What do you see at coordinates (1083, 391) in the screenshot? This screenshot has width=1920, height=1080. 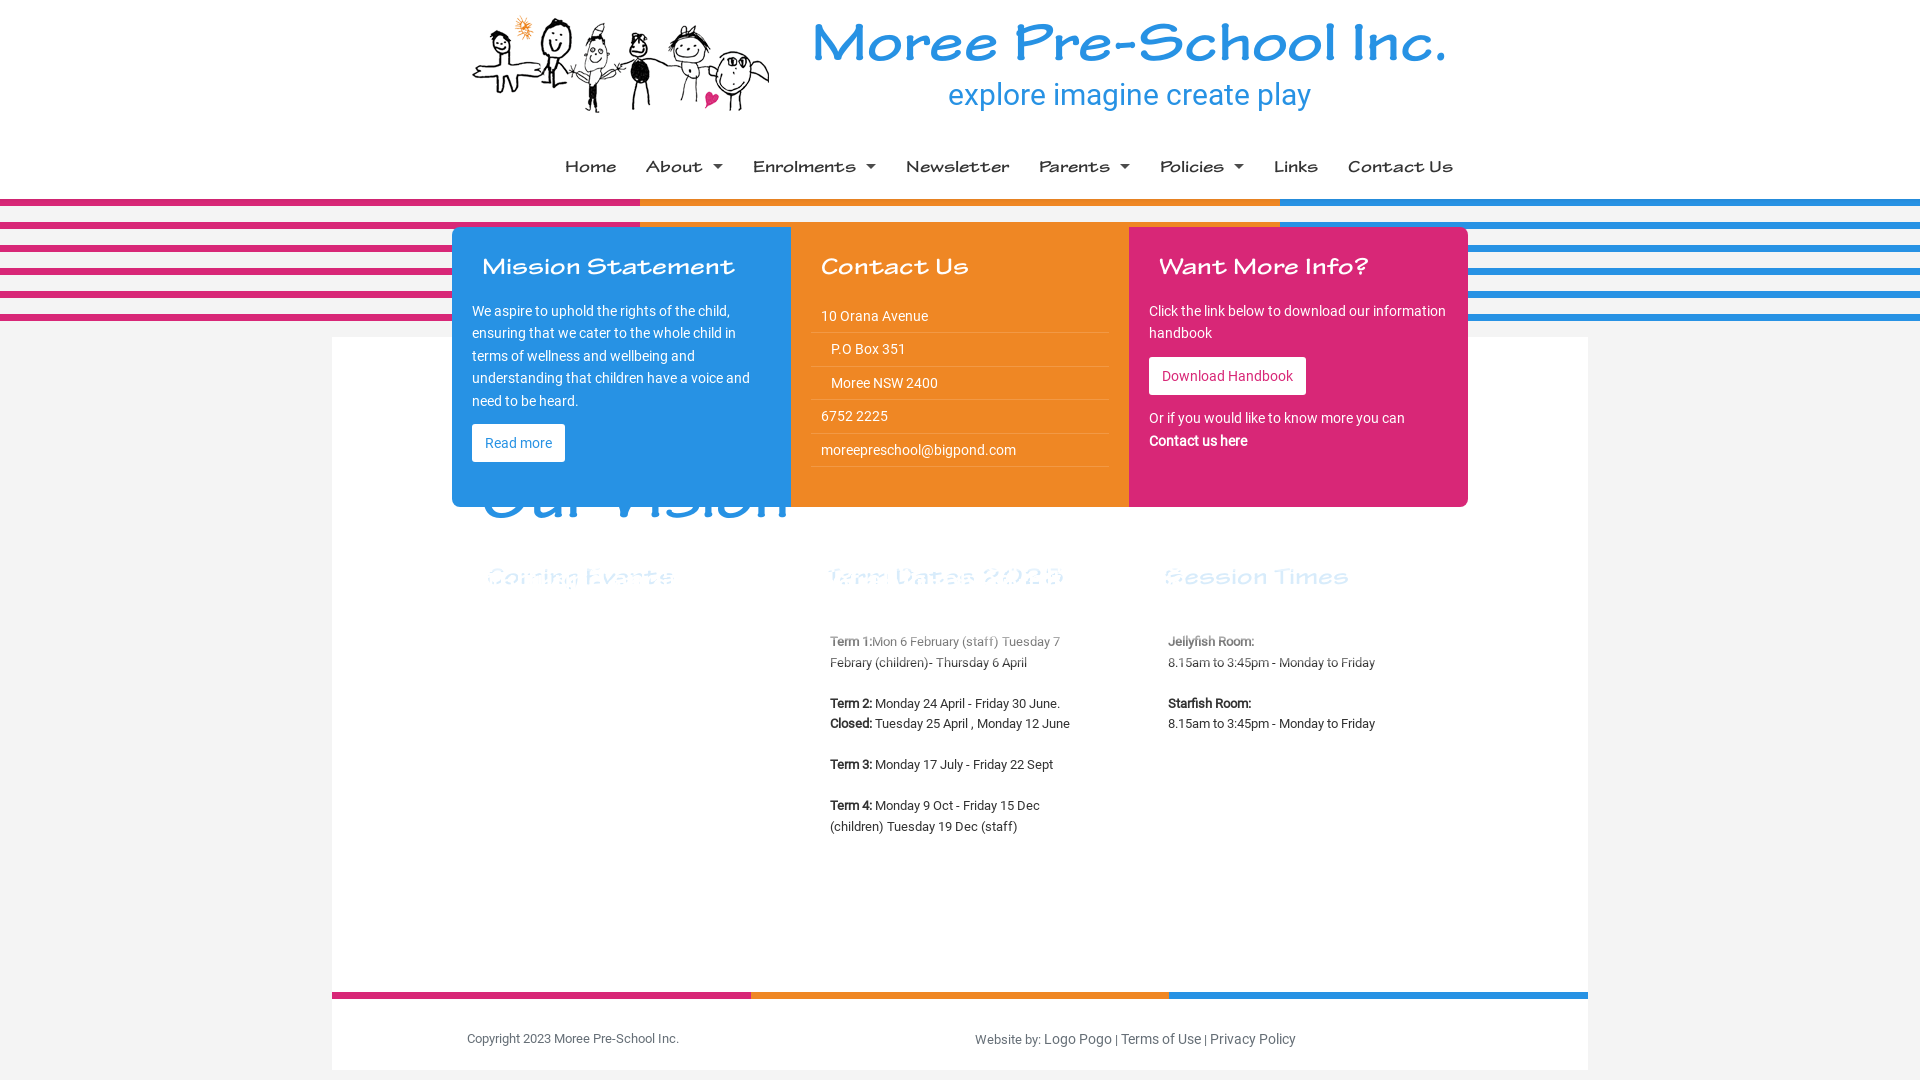 I see `'Delivery and Collection Information'` at bounding box center [1083, 391].